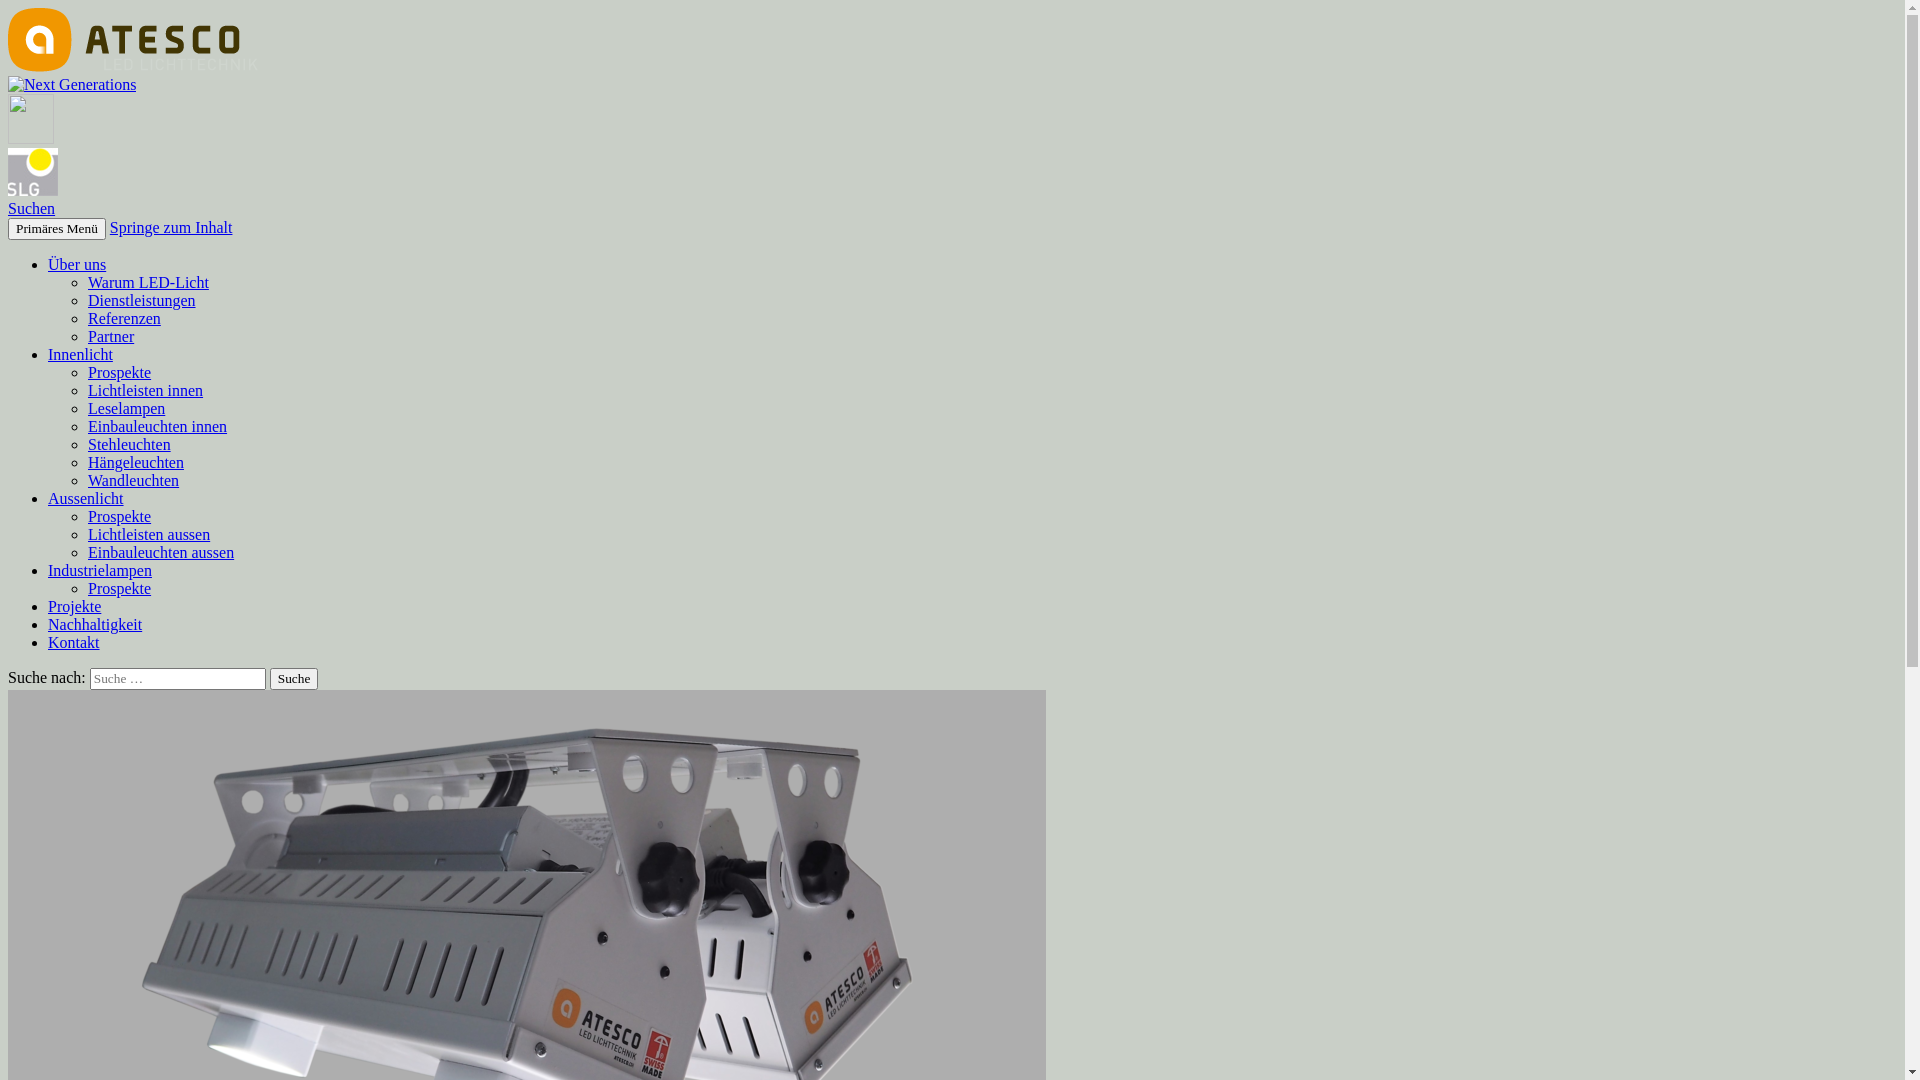 This screenshot has height=1080, width=1920. What do you see at coordinates (293, 677) in the screenshot?
I see `'Suche'` at bounding box center [293, 677].